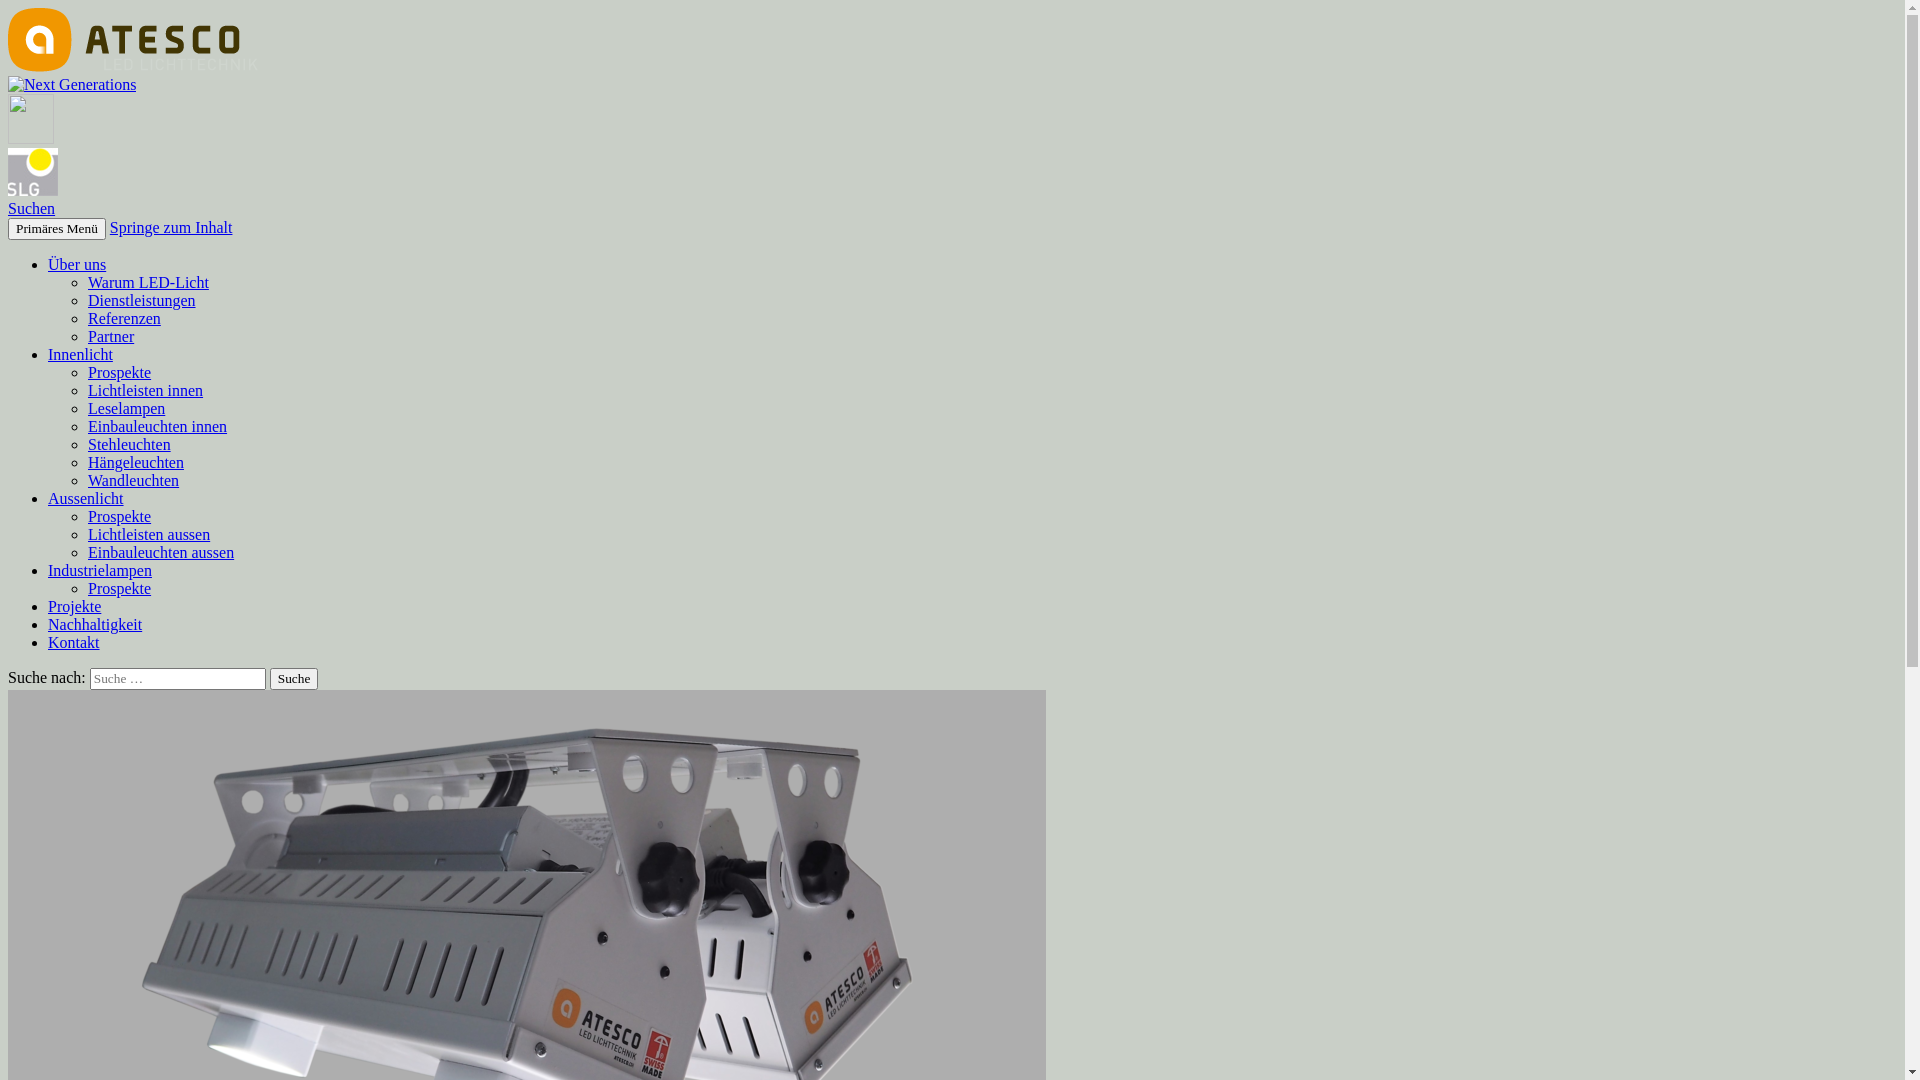 This screenshot has height=1080, width=1920. What do you see at coordinates (293, 677) in the screenshot?
I see `'Suche'` at bounding box center [293, 677].